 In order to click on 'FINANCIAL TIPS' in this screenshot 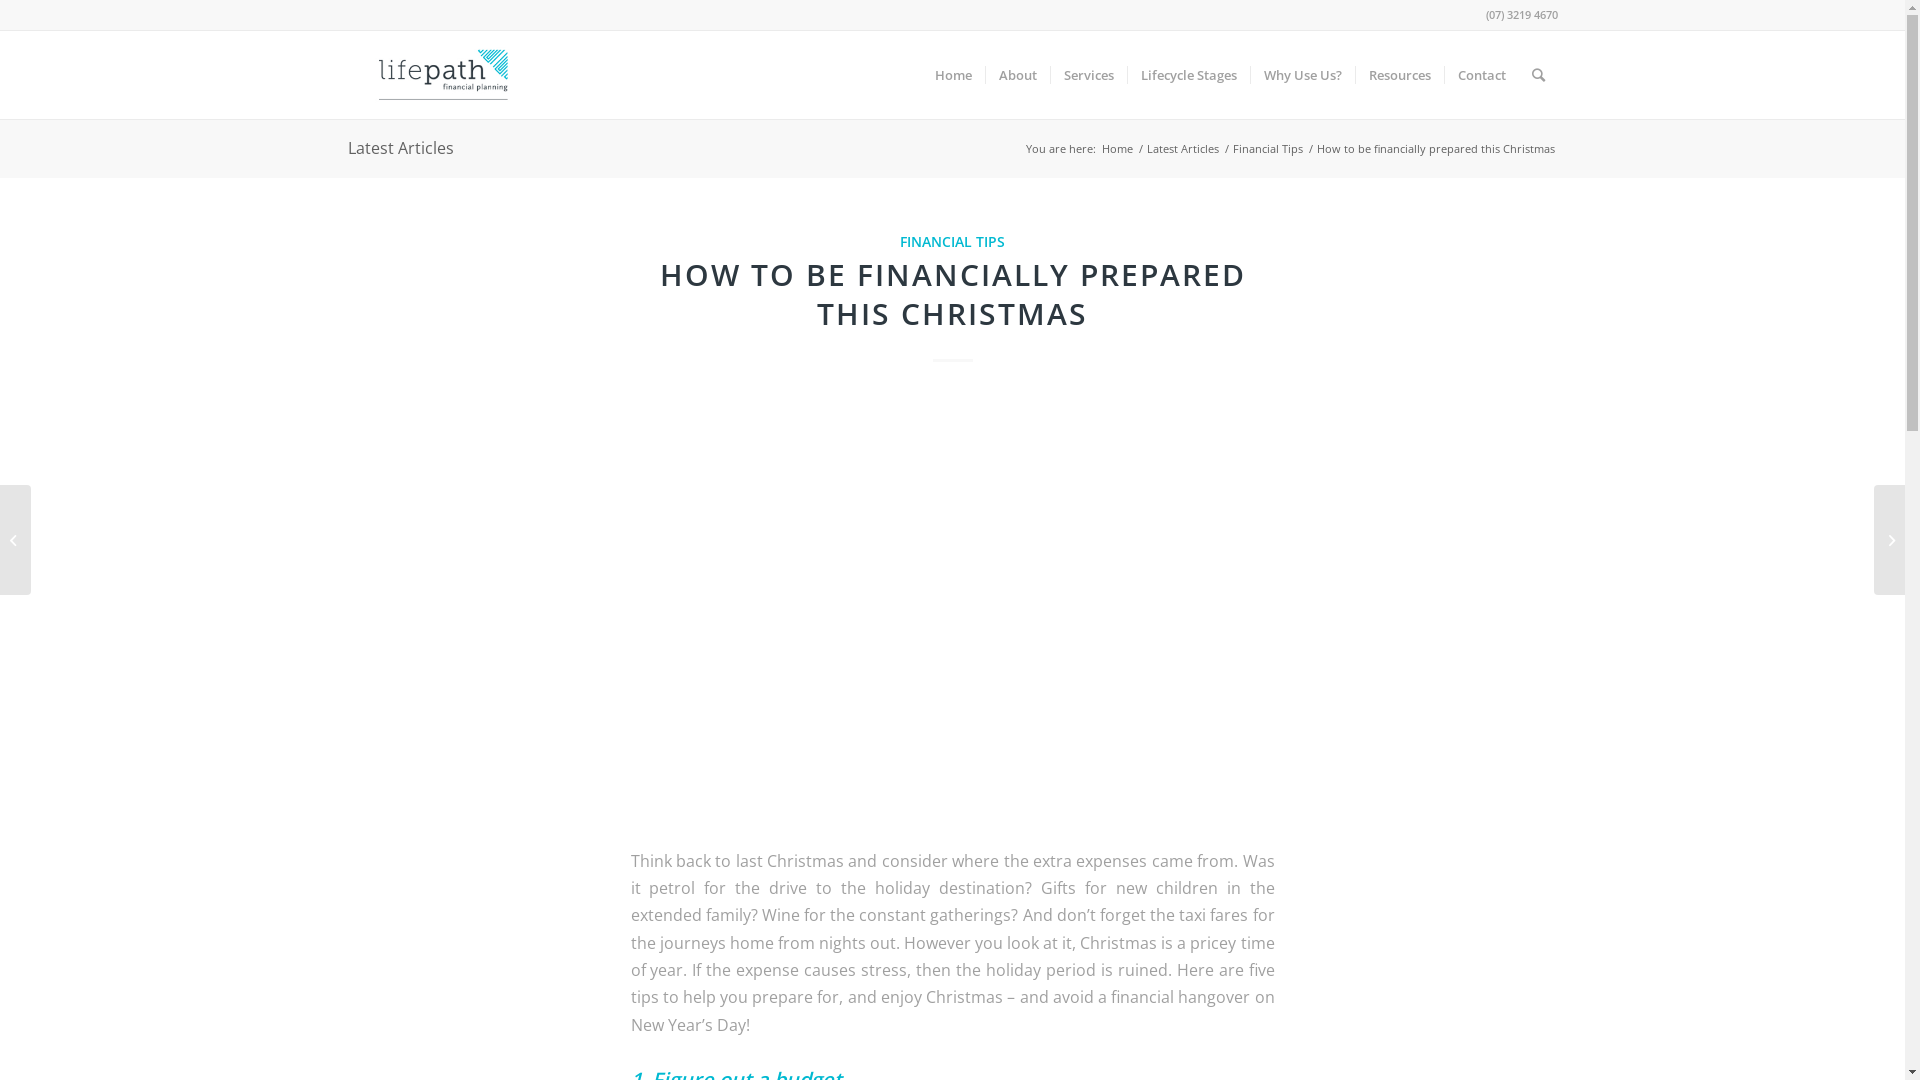, I will do `click(899, 240)`.